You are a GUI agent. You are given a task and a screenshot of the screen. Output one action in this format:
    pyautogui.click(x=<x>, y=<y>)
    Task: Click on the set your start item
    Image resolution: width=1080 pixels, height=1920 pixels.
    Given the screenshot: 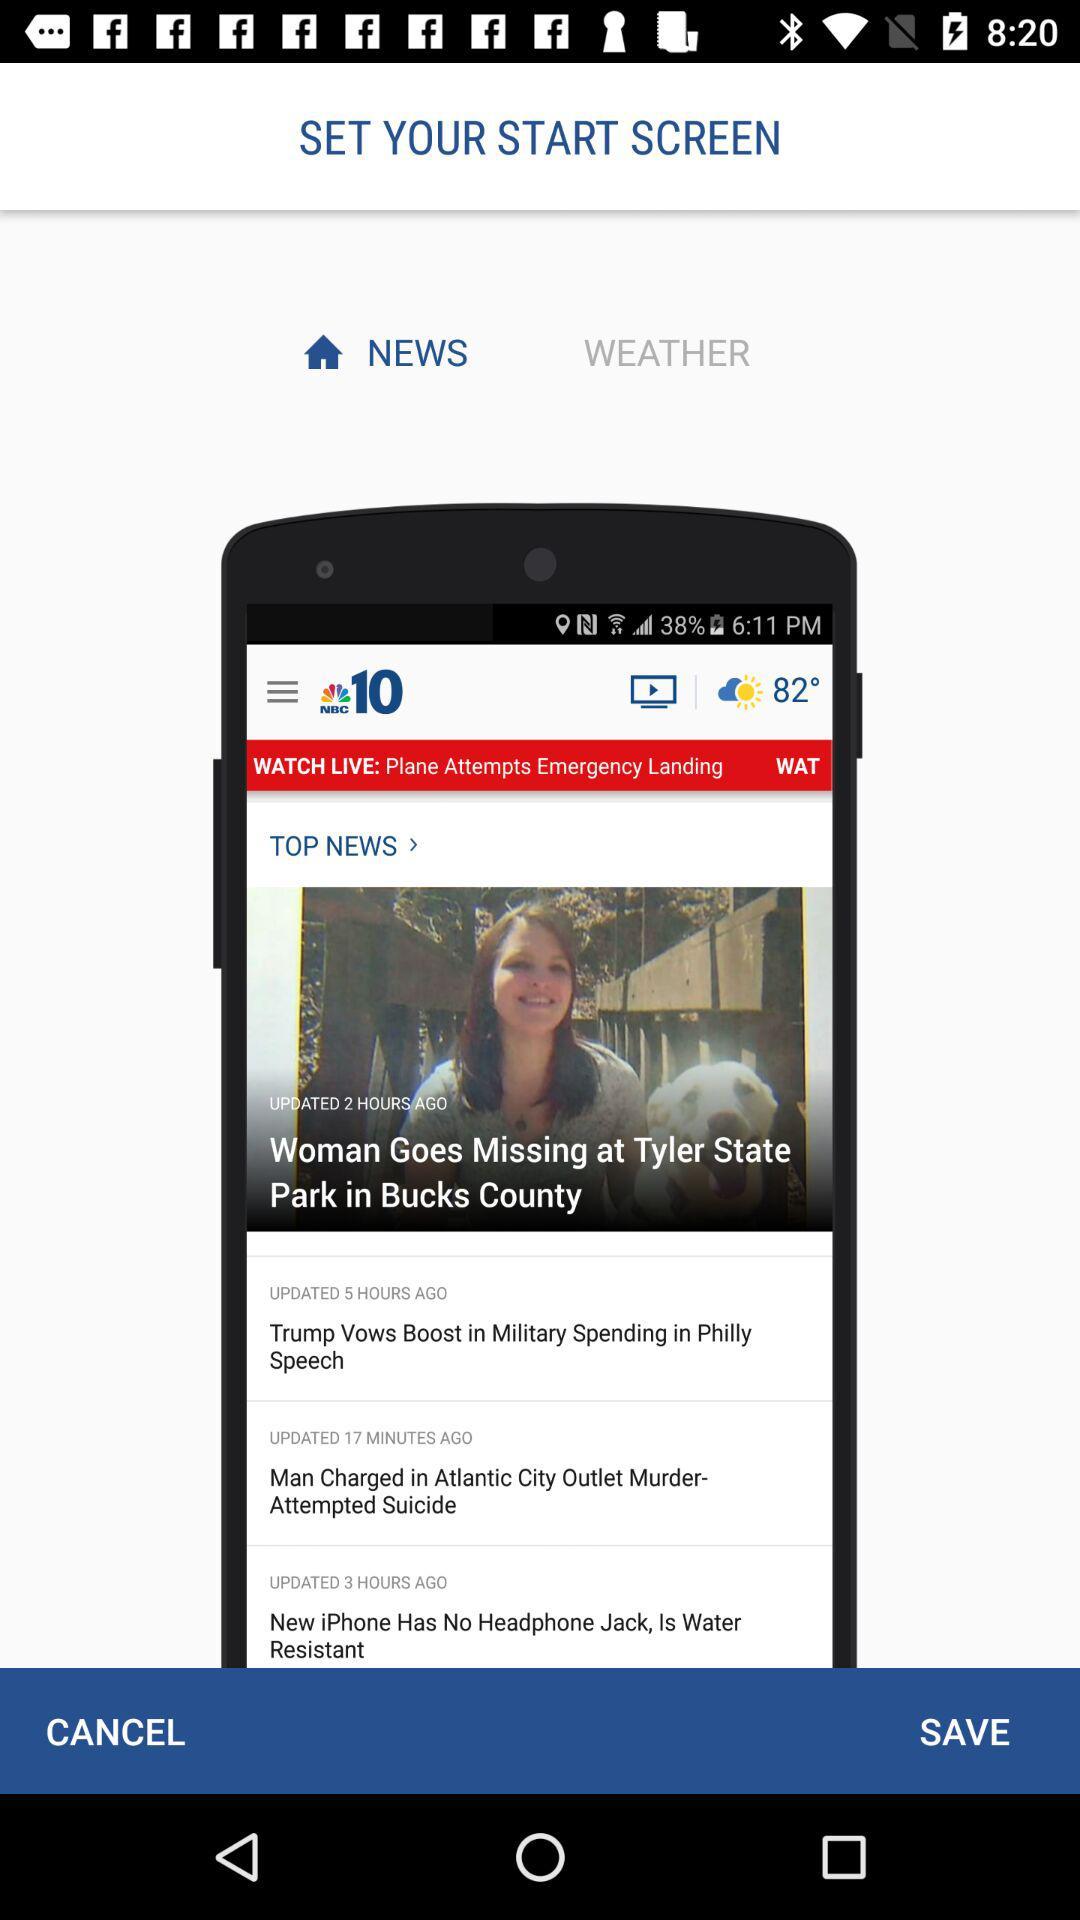 What is the action you would take?
    pyautogui.click(x=540, y=135)
    